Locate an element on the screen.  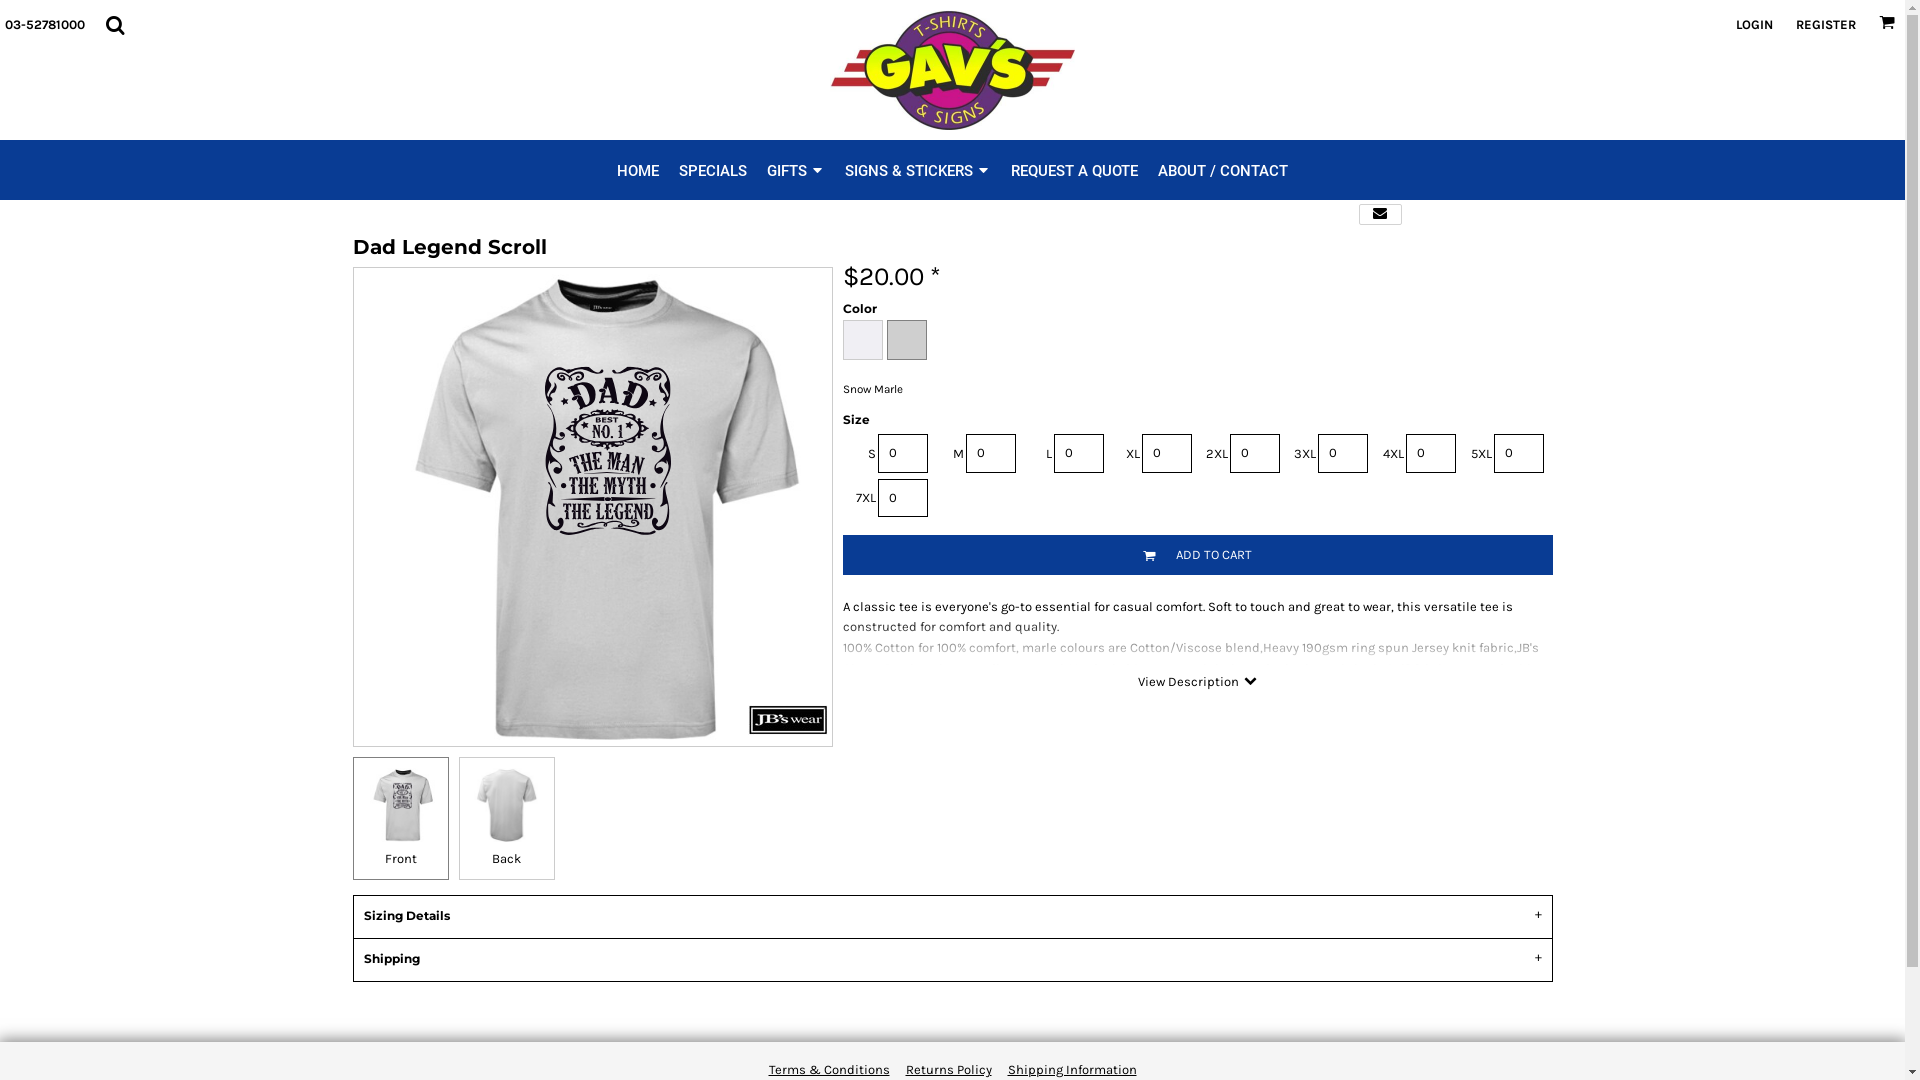
'GIFTS' is located at coordinates (766, 168).